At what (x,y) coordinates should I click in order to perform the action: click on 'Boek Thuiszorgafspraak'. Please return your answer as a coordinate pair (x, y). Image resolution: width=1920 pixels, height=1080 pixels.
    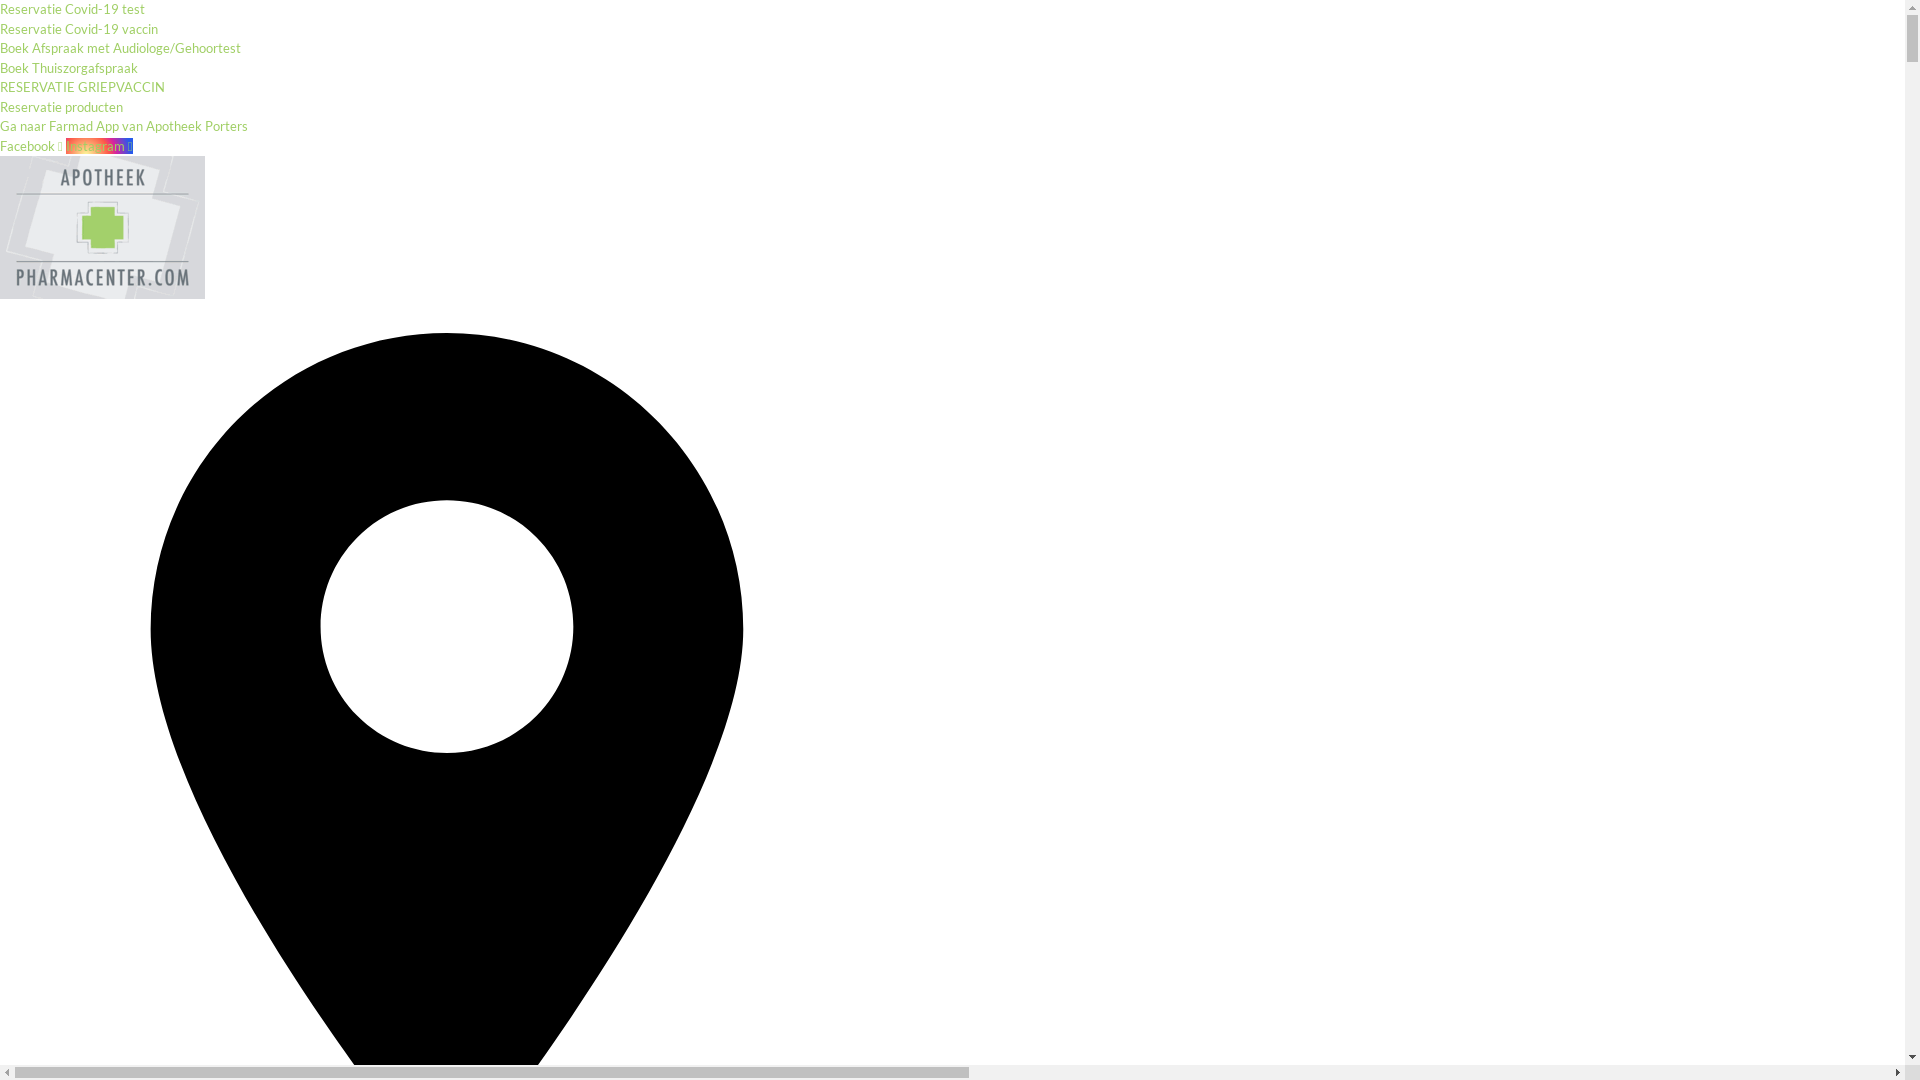
    Looking at the image, I should click on (0, 67).